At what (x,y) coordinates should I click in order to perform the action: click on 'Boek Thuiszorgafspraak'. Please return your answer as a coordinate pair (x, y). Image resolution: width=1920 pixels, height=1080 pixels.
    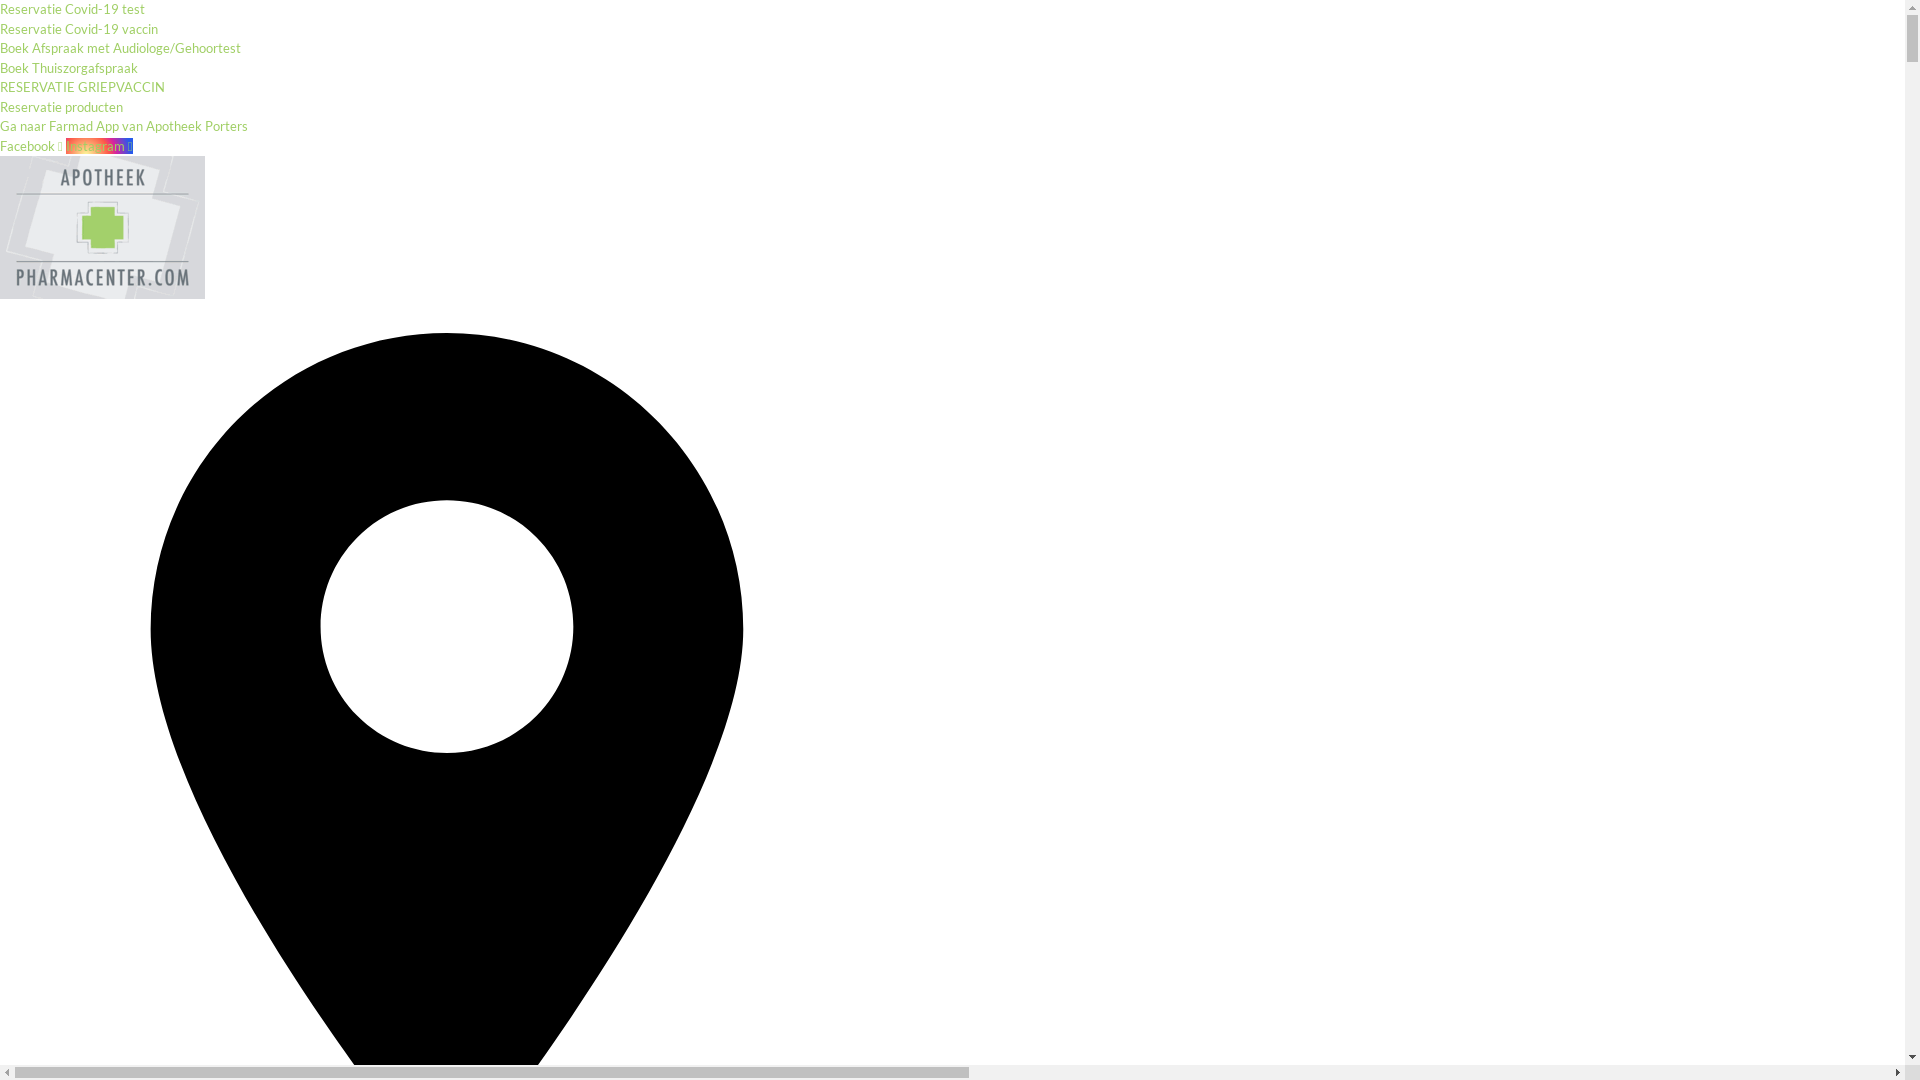
    Looking at the image, I should click on (0, 67).